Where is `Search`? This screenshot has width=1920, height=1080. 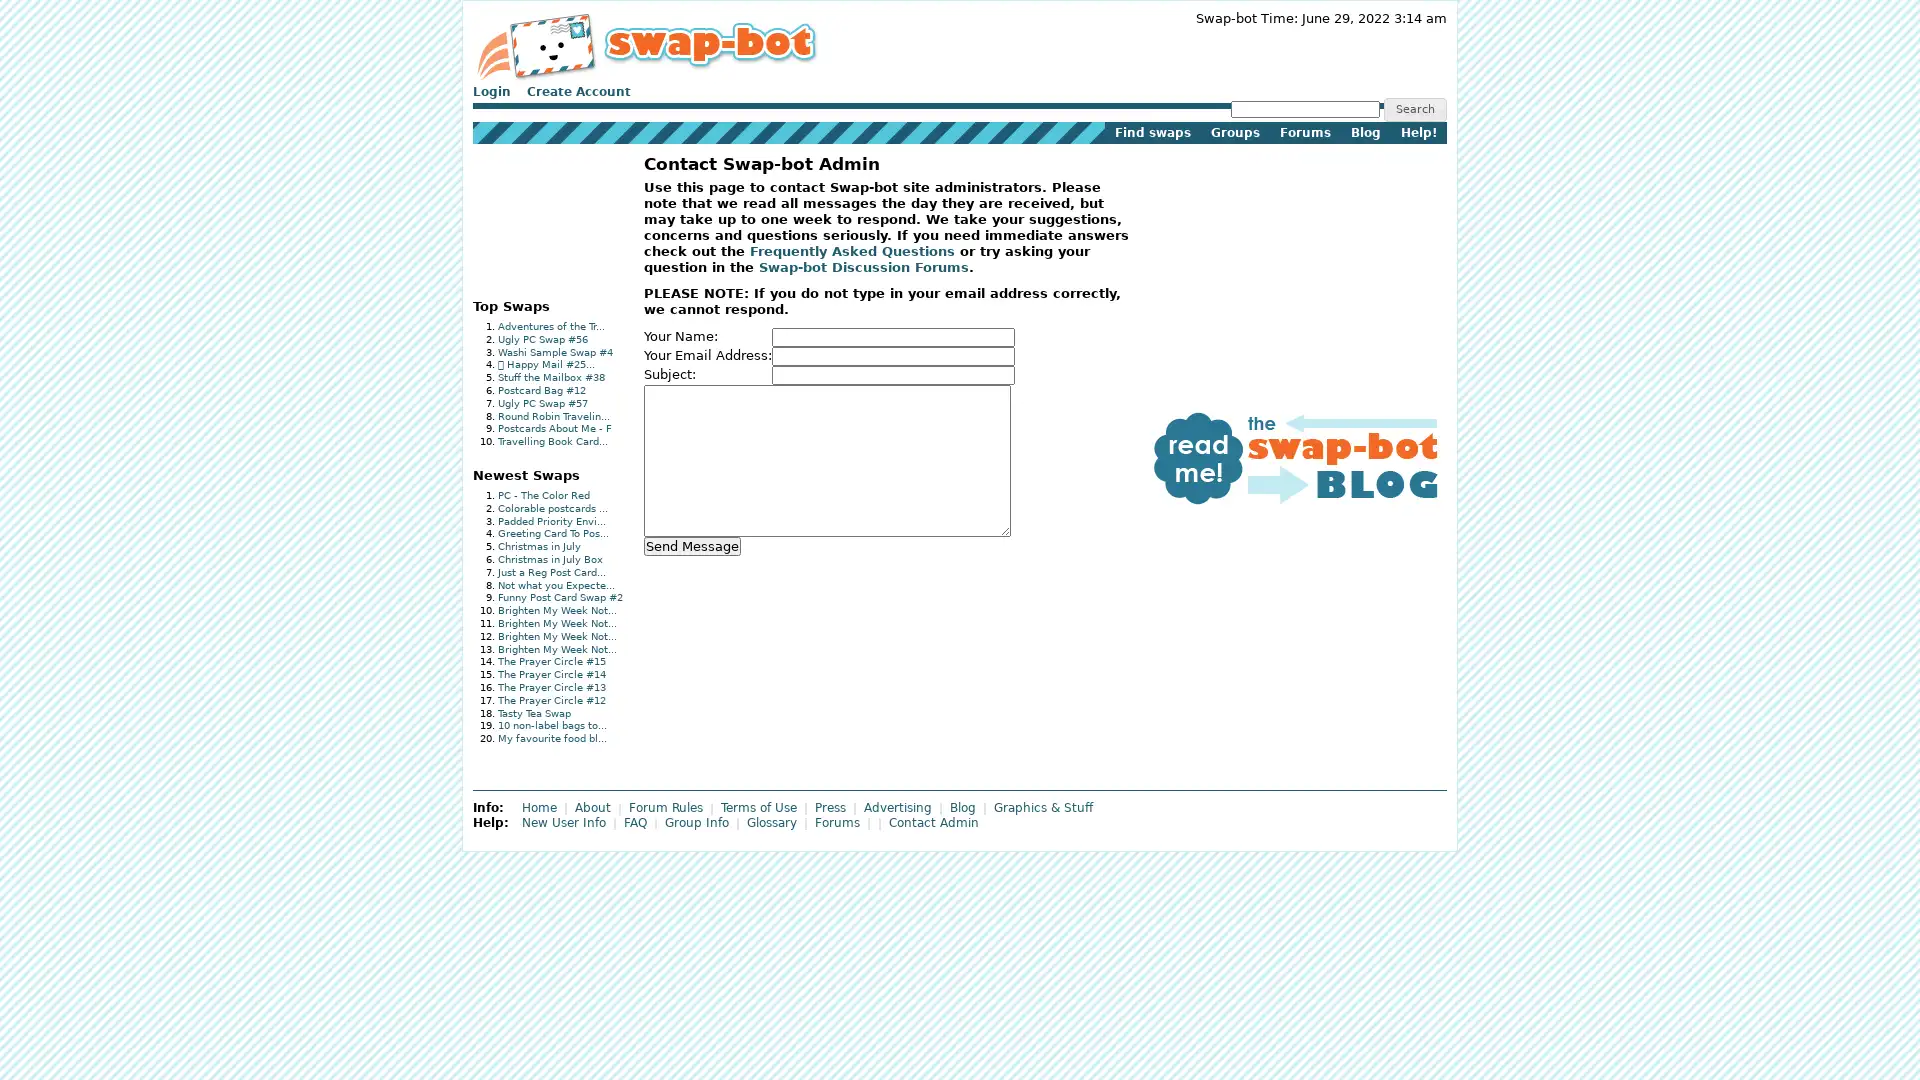 Search is located at coordinates (1413, 109).